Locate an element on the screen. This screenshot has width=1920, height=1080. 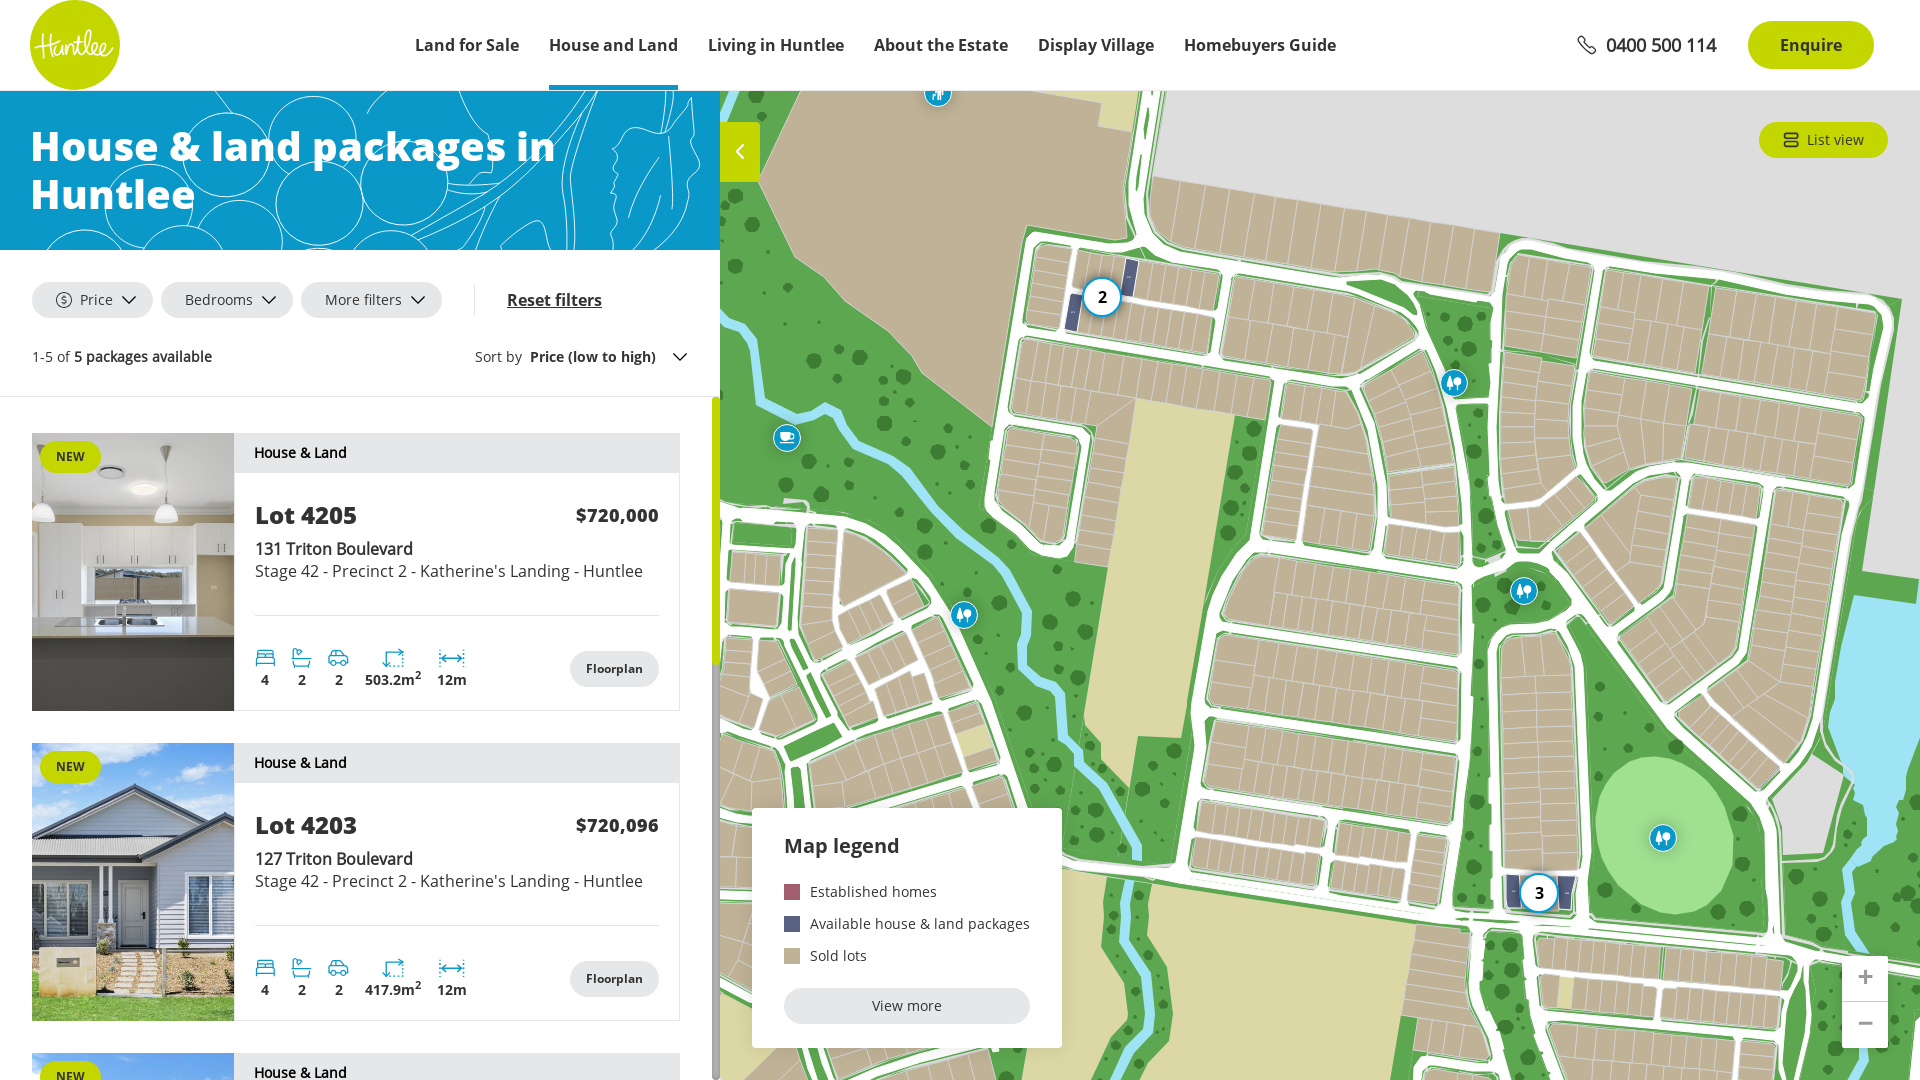
'Enquire' is located at coordinates (1810, 45).